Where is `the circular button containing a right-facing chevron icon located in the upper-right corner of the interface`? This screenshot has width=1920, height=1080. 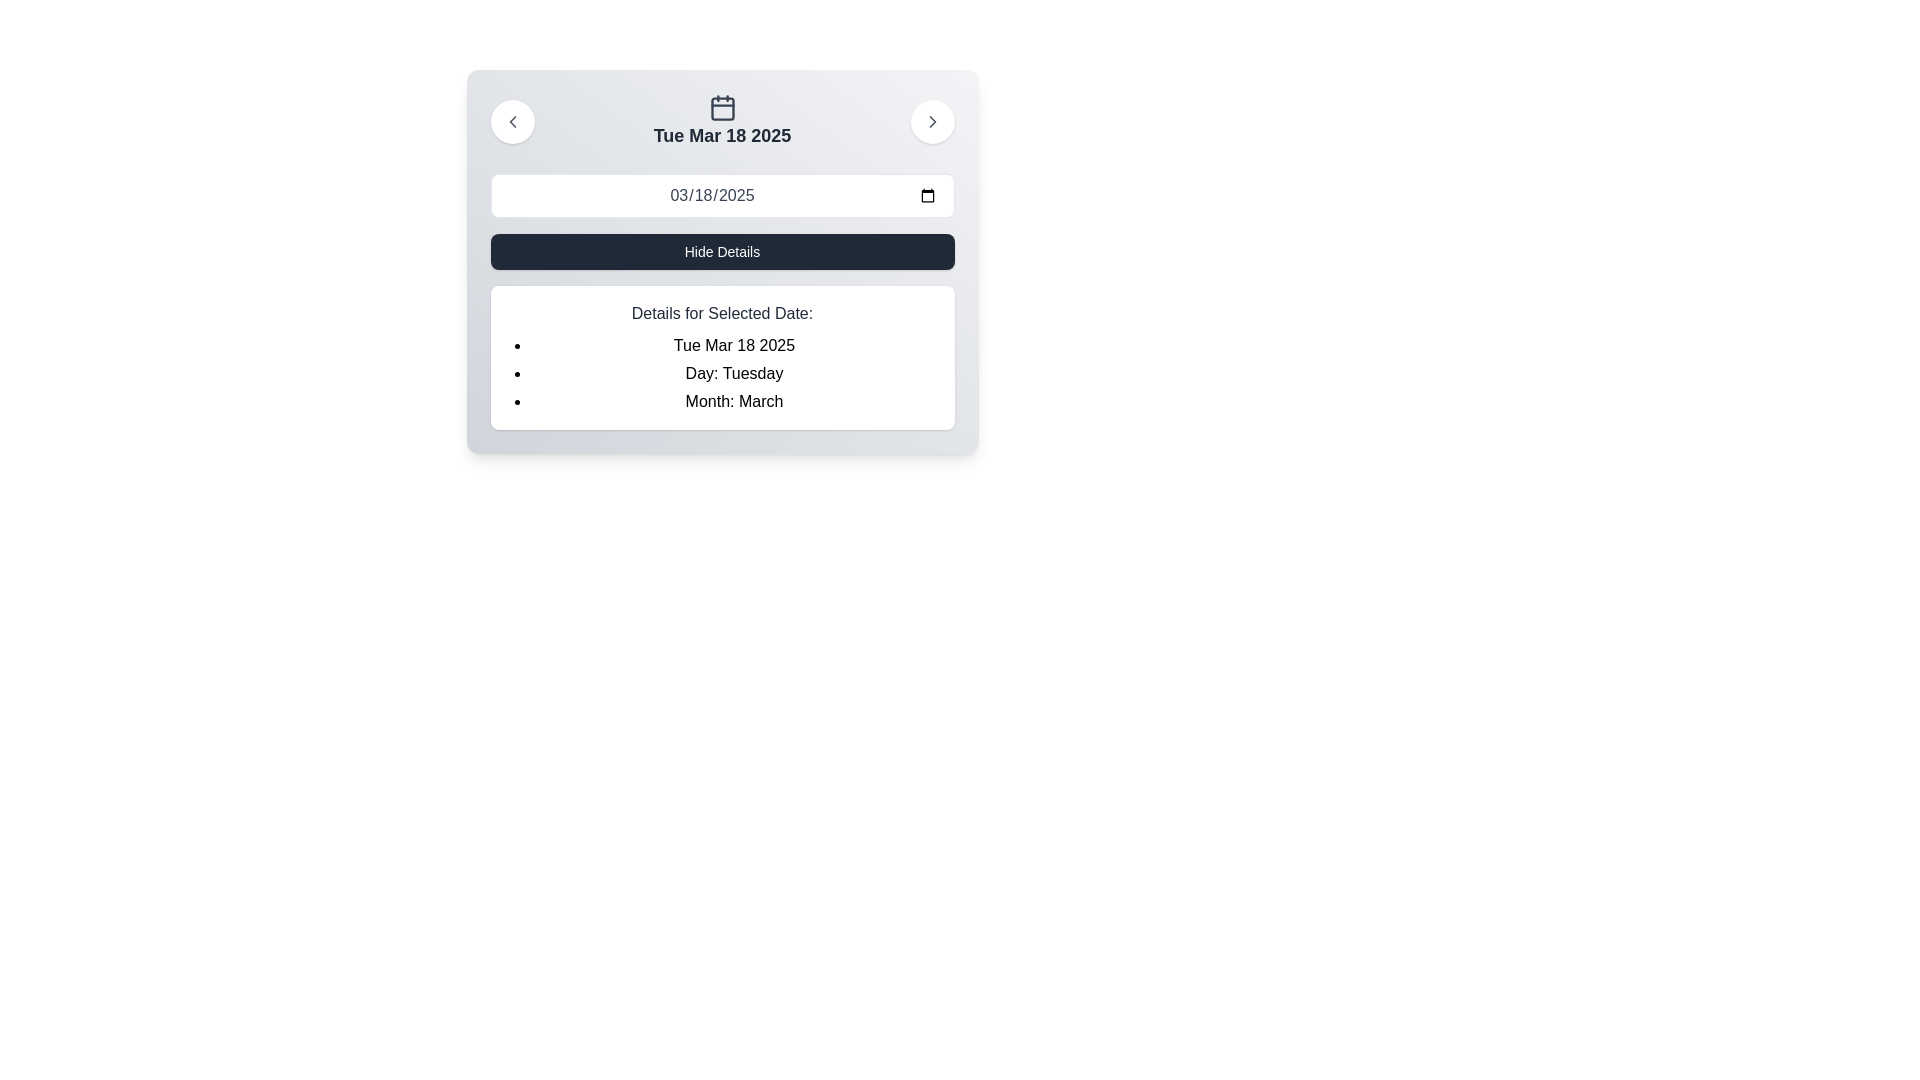
the circular button containing a right-facing chevron icon located in the upper-right corner of the interface is located at coordinates (931, 122).